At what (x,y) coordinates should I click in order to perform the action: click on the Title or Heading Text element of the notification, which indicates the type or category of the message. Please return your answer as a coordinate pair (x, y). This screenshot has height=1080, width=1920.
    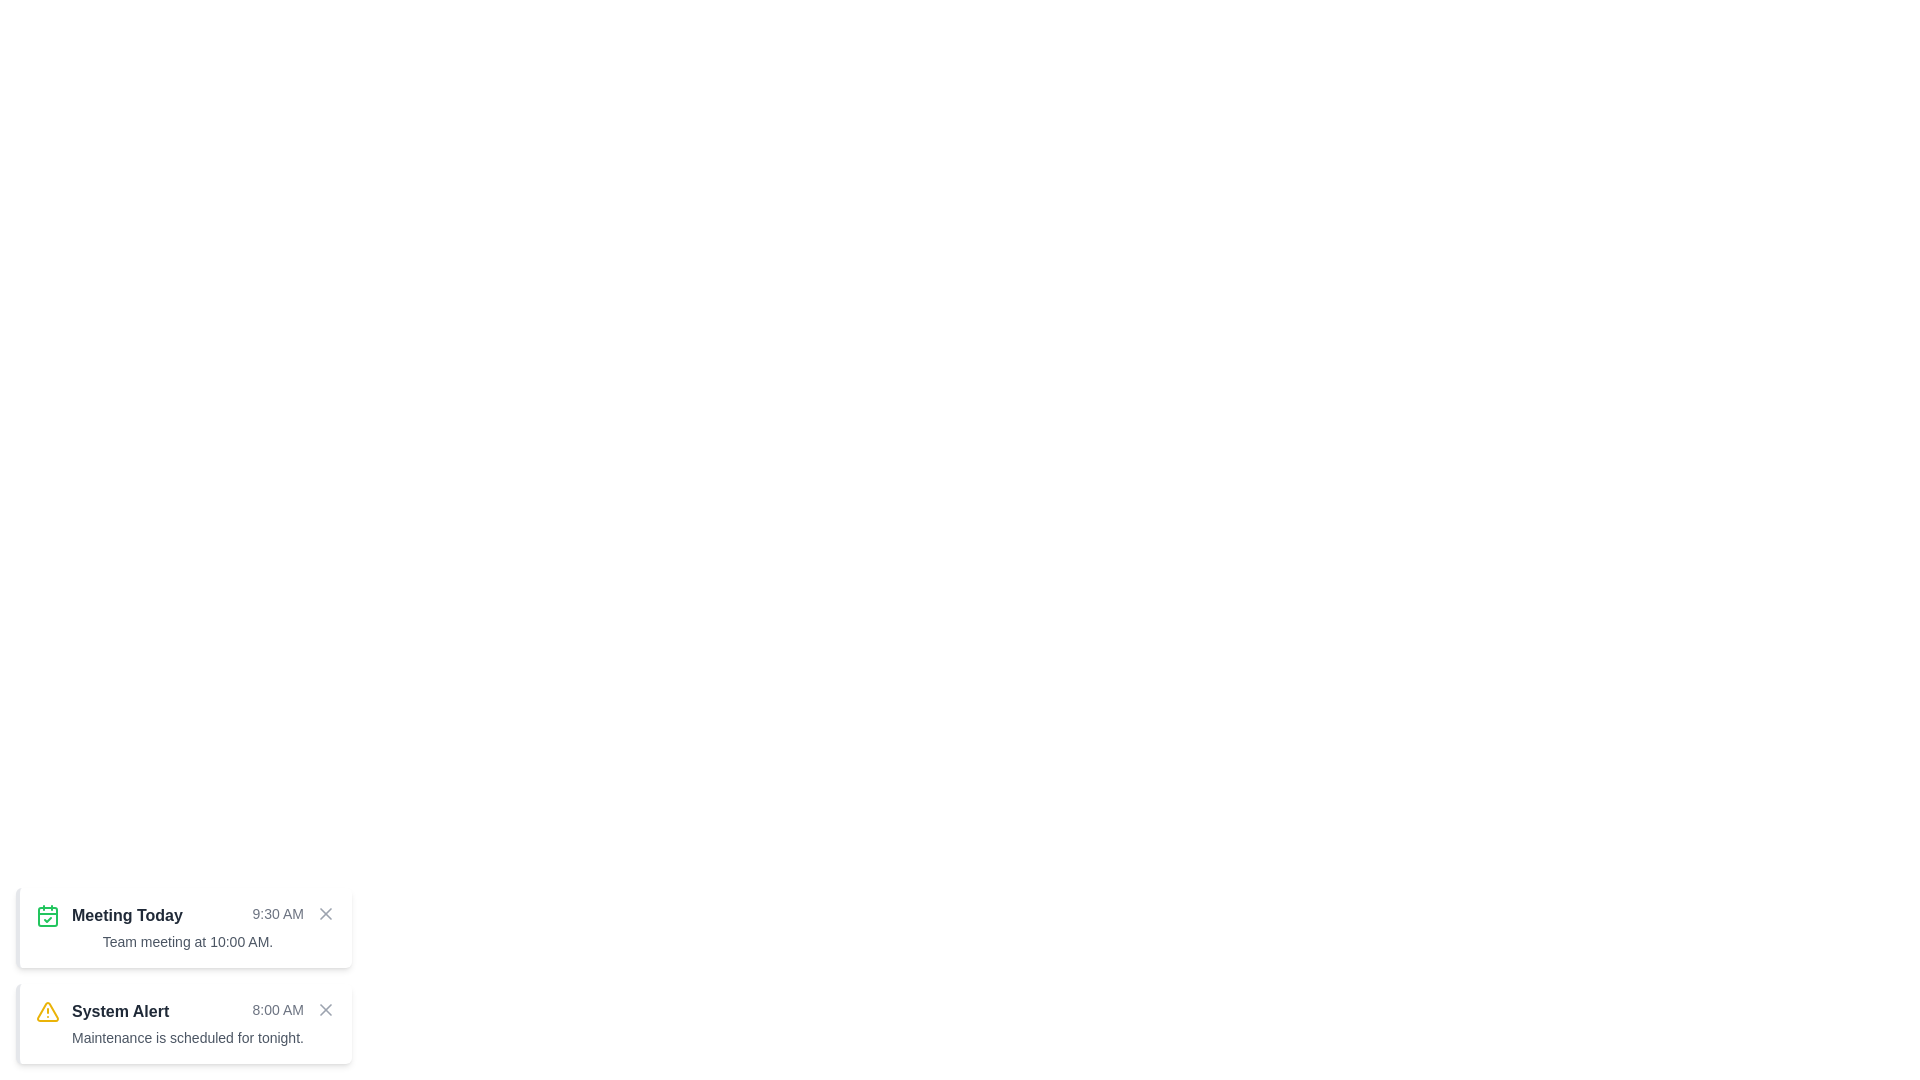
    Looking at the image, I should click on (119, 1011).